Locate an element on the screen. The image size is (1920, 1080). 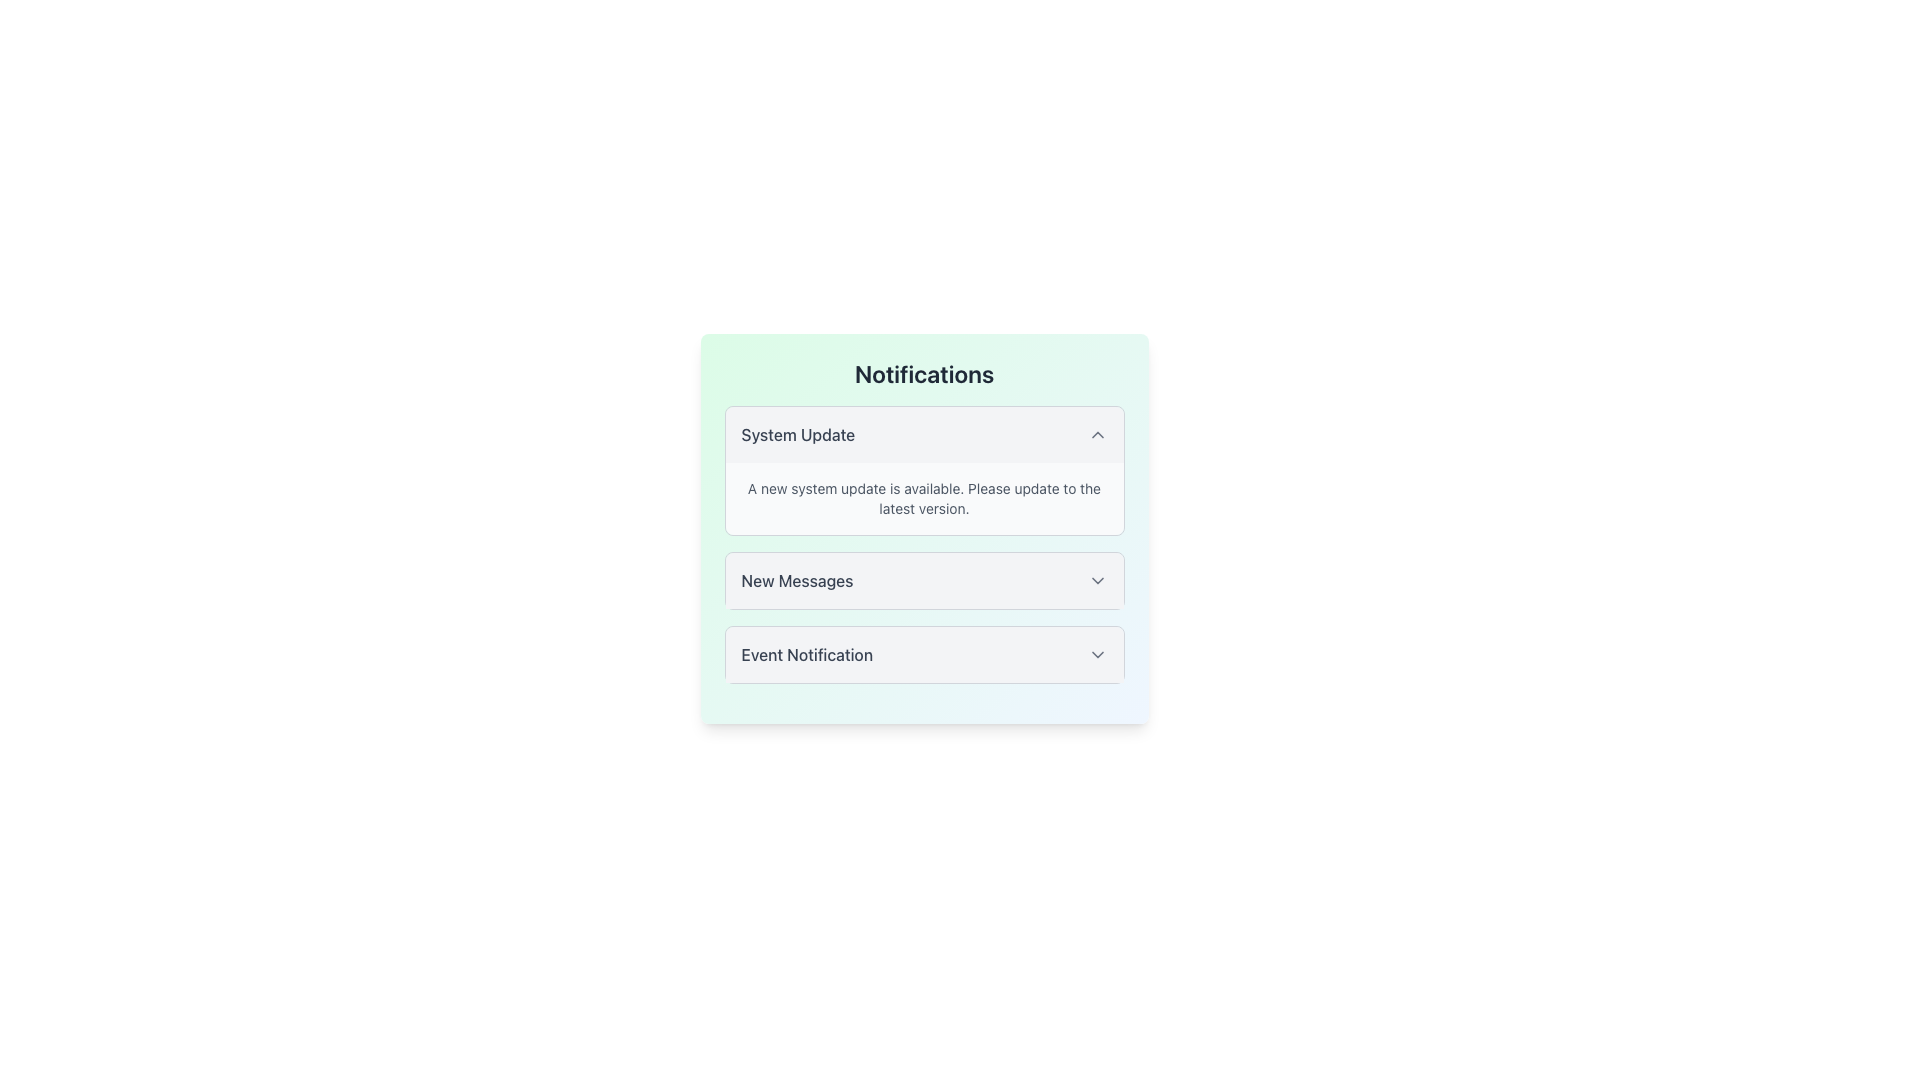
the collapse icon for the 'System Update' section to provide visual feedback or display a tooltip is located at coordinates (1096, 434).